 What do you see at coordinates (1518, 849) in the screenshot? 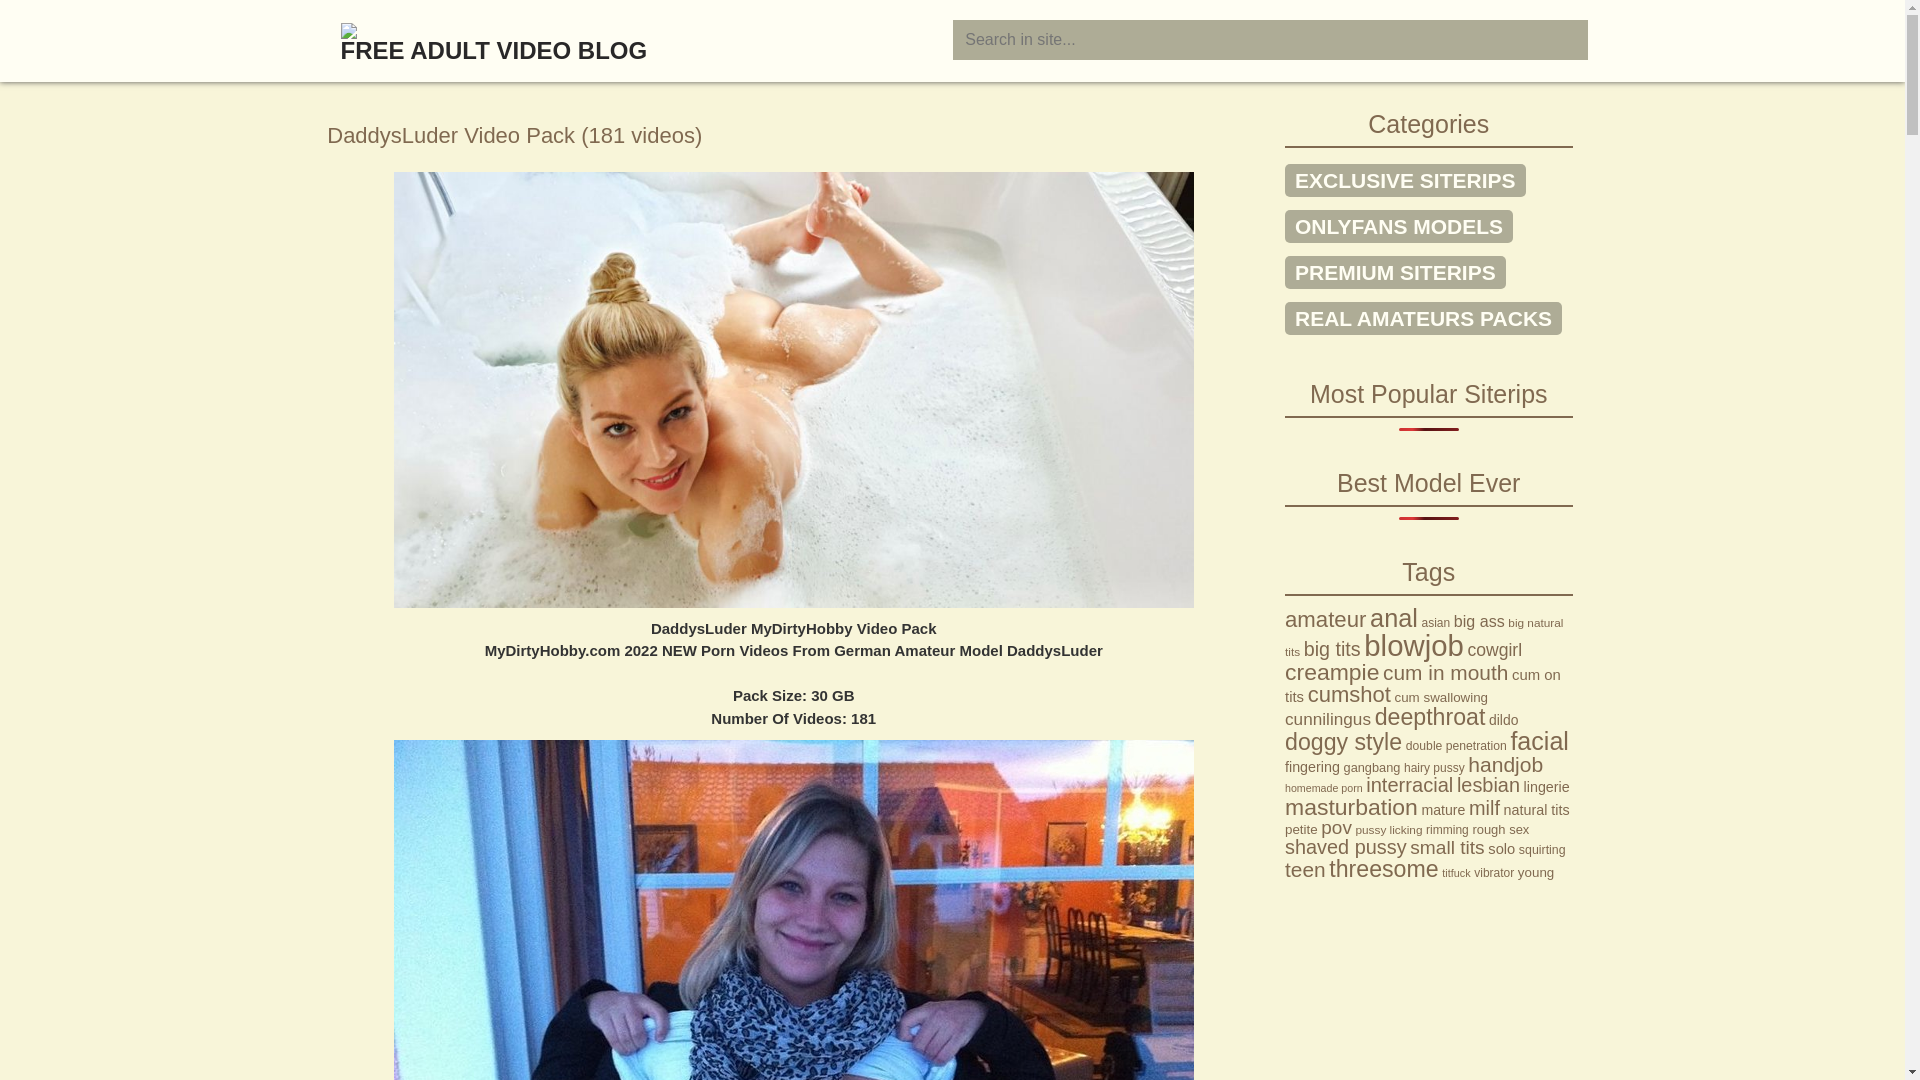
I see `'squirting'` at bounding box center [1518, 849].